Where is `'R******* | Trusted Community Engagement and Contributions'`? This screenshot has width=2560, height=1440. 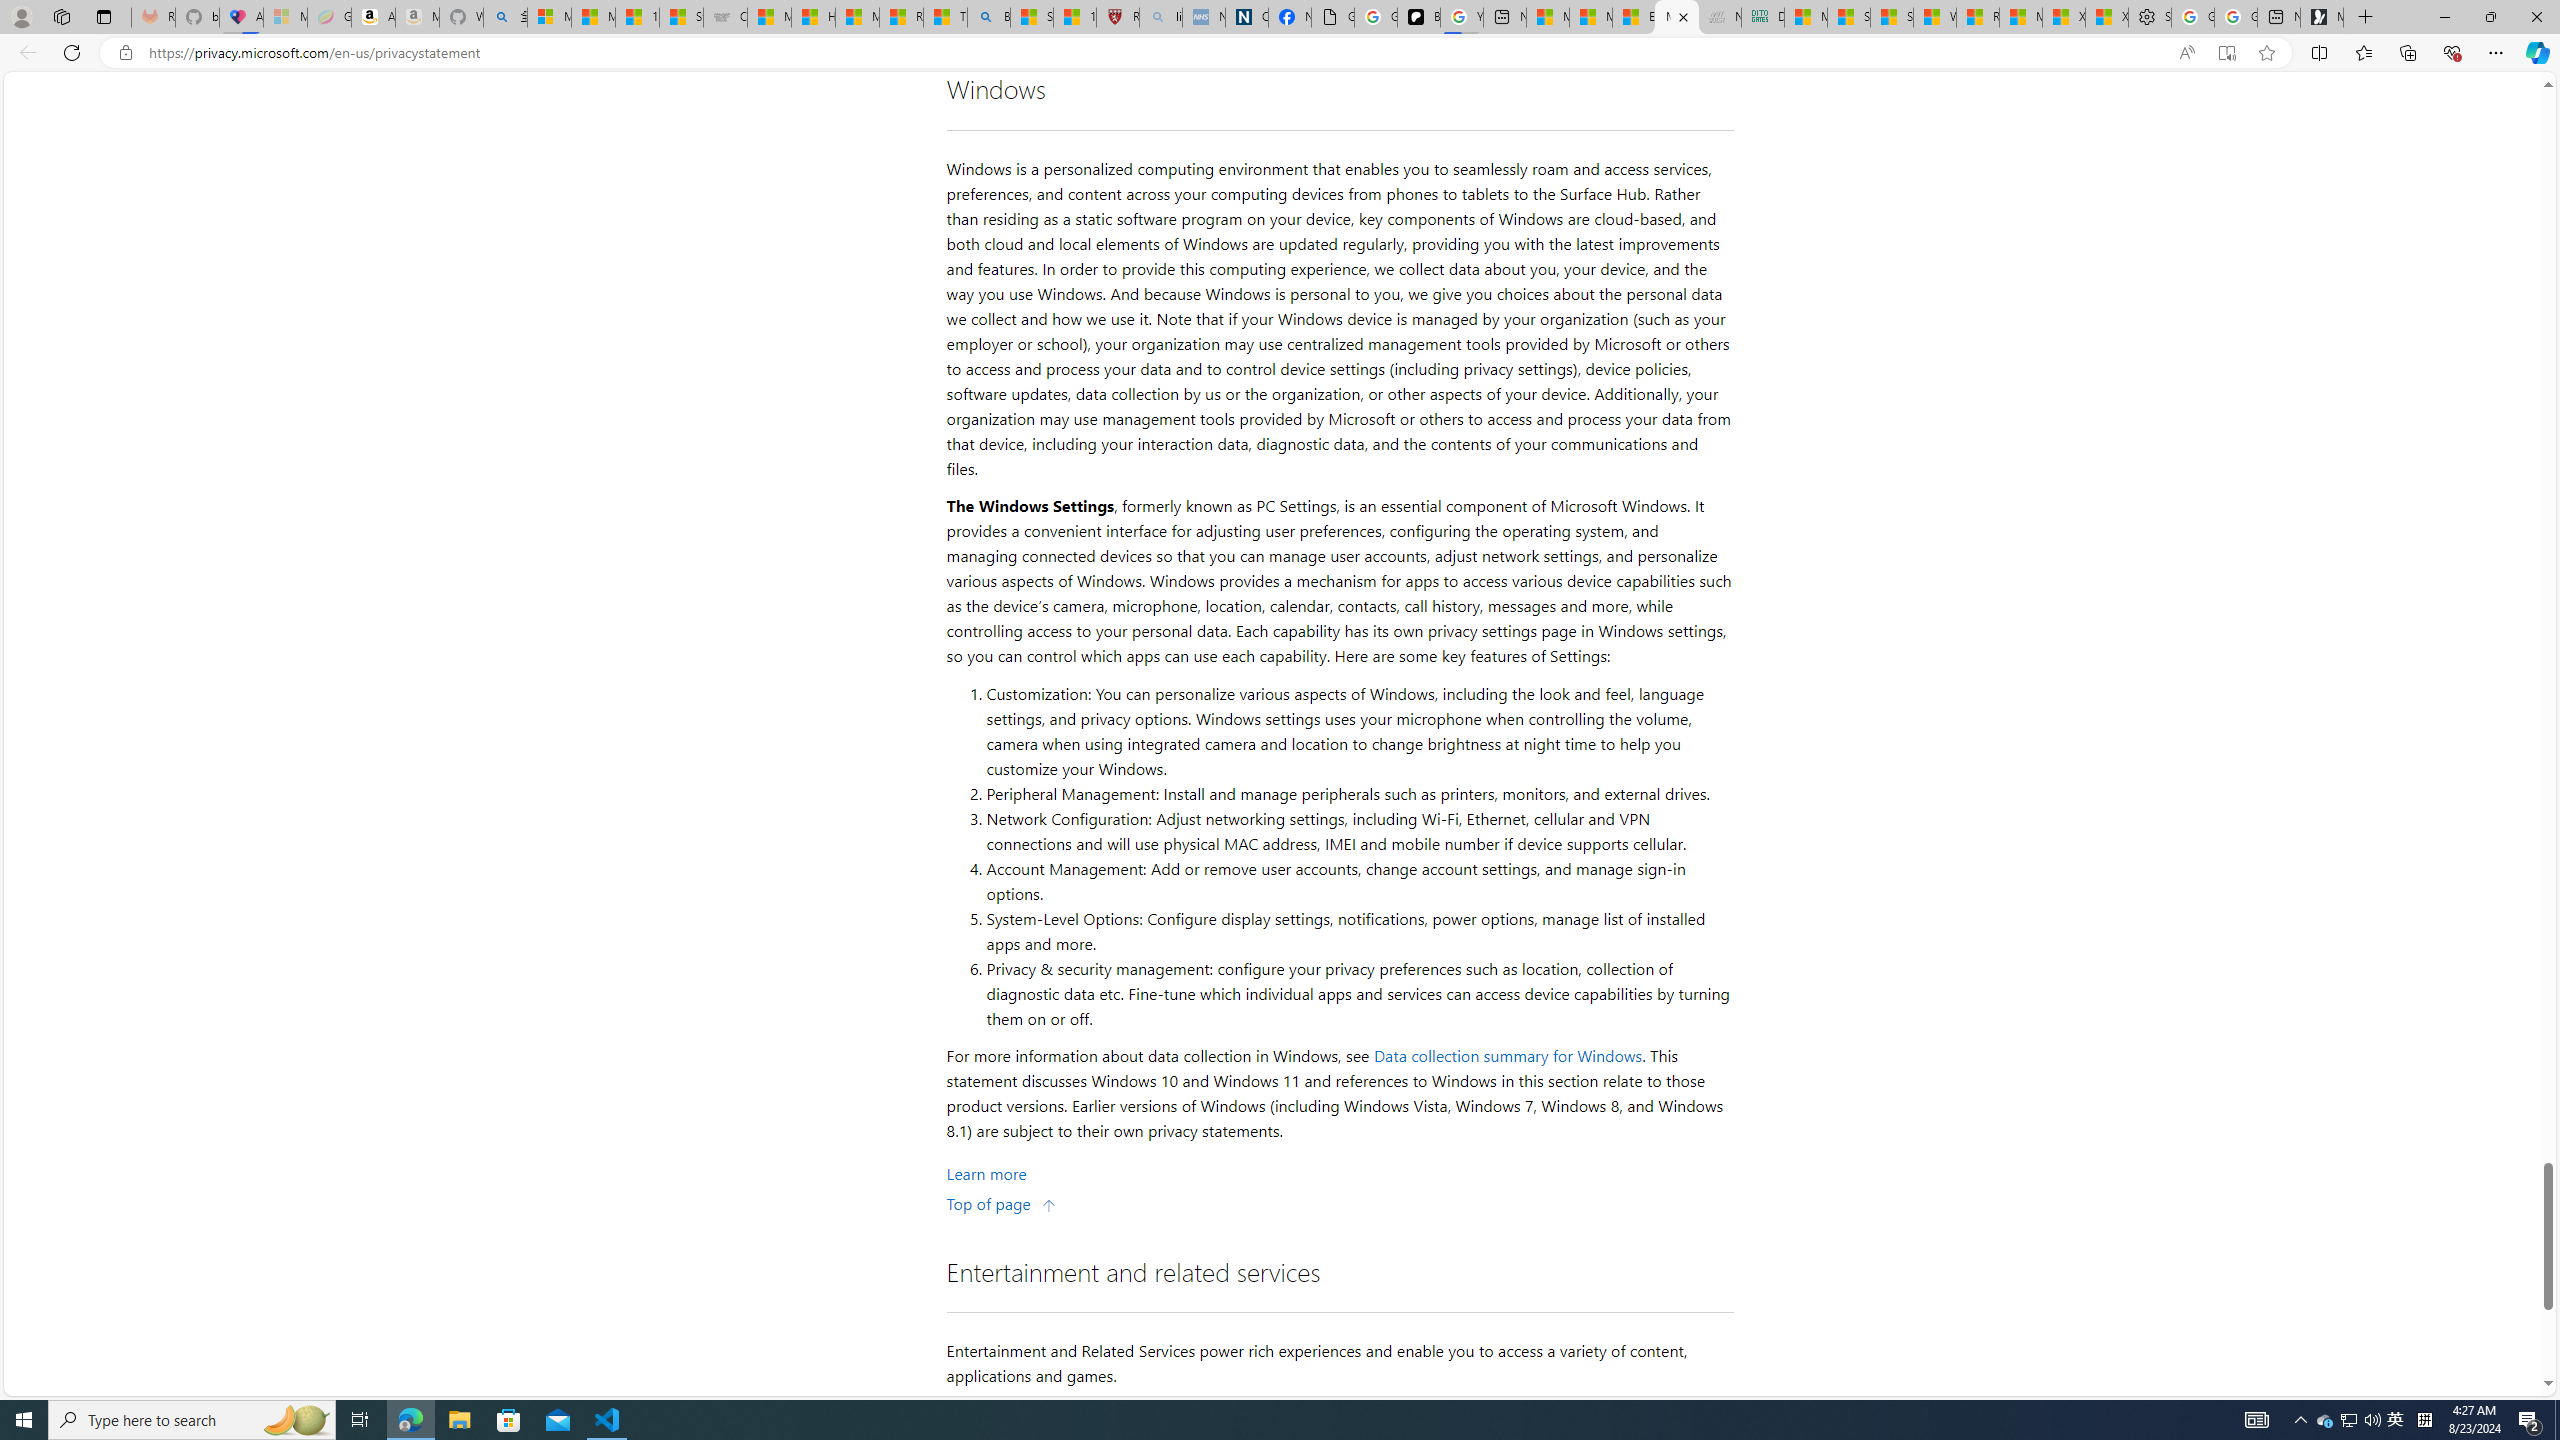
'R******* | Trusted Community Engagement and Contributions' is located at coordinates (1977, 16).